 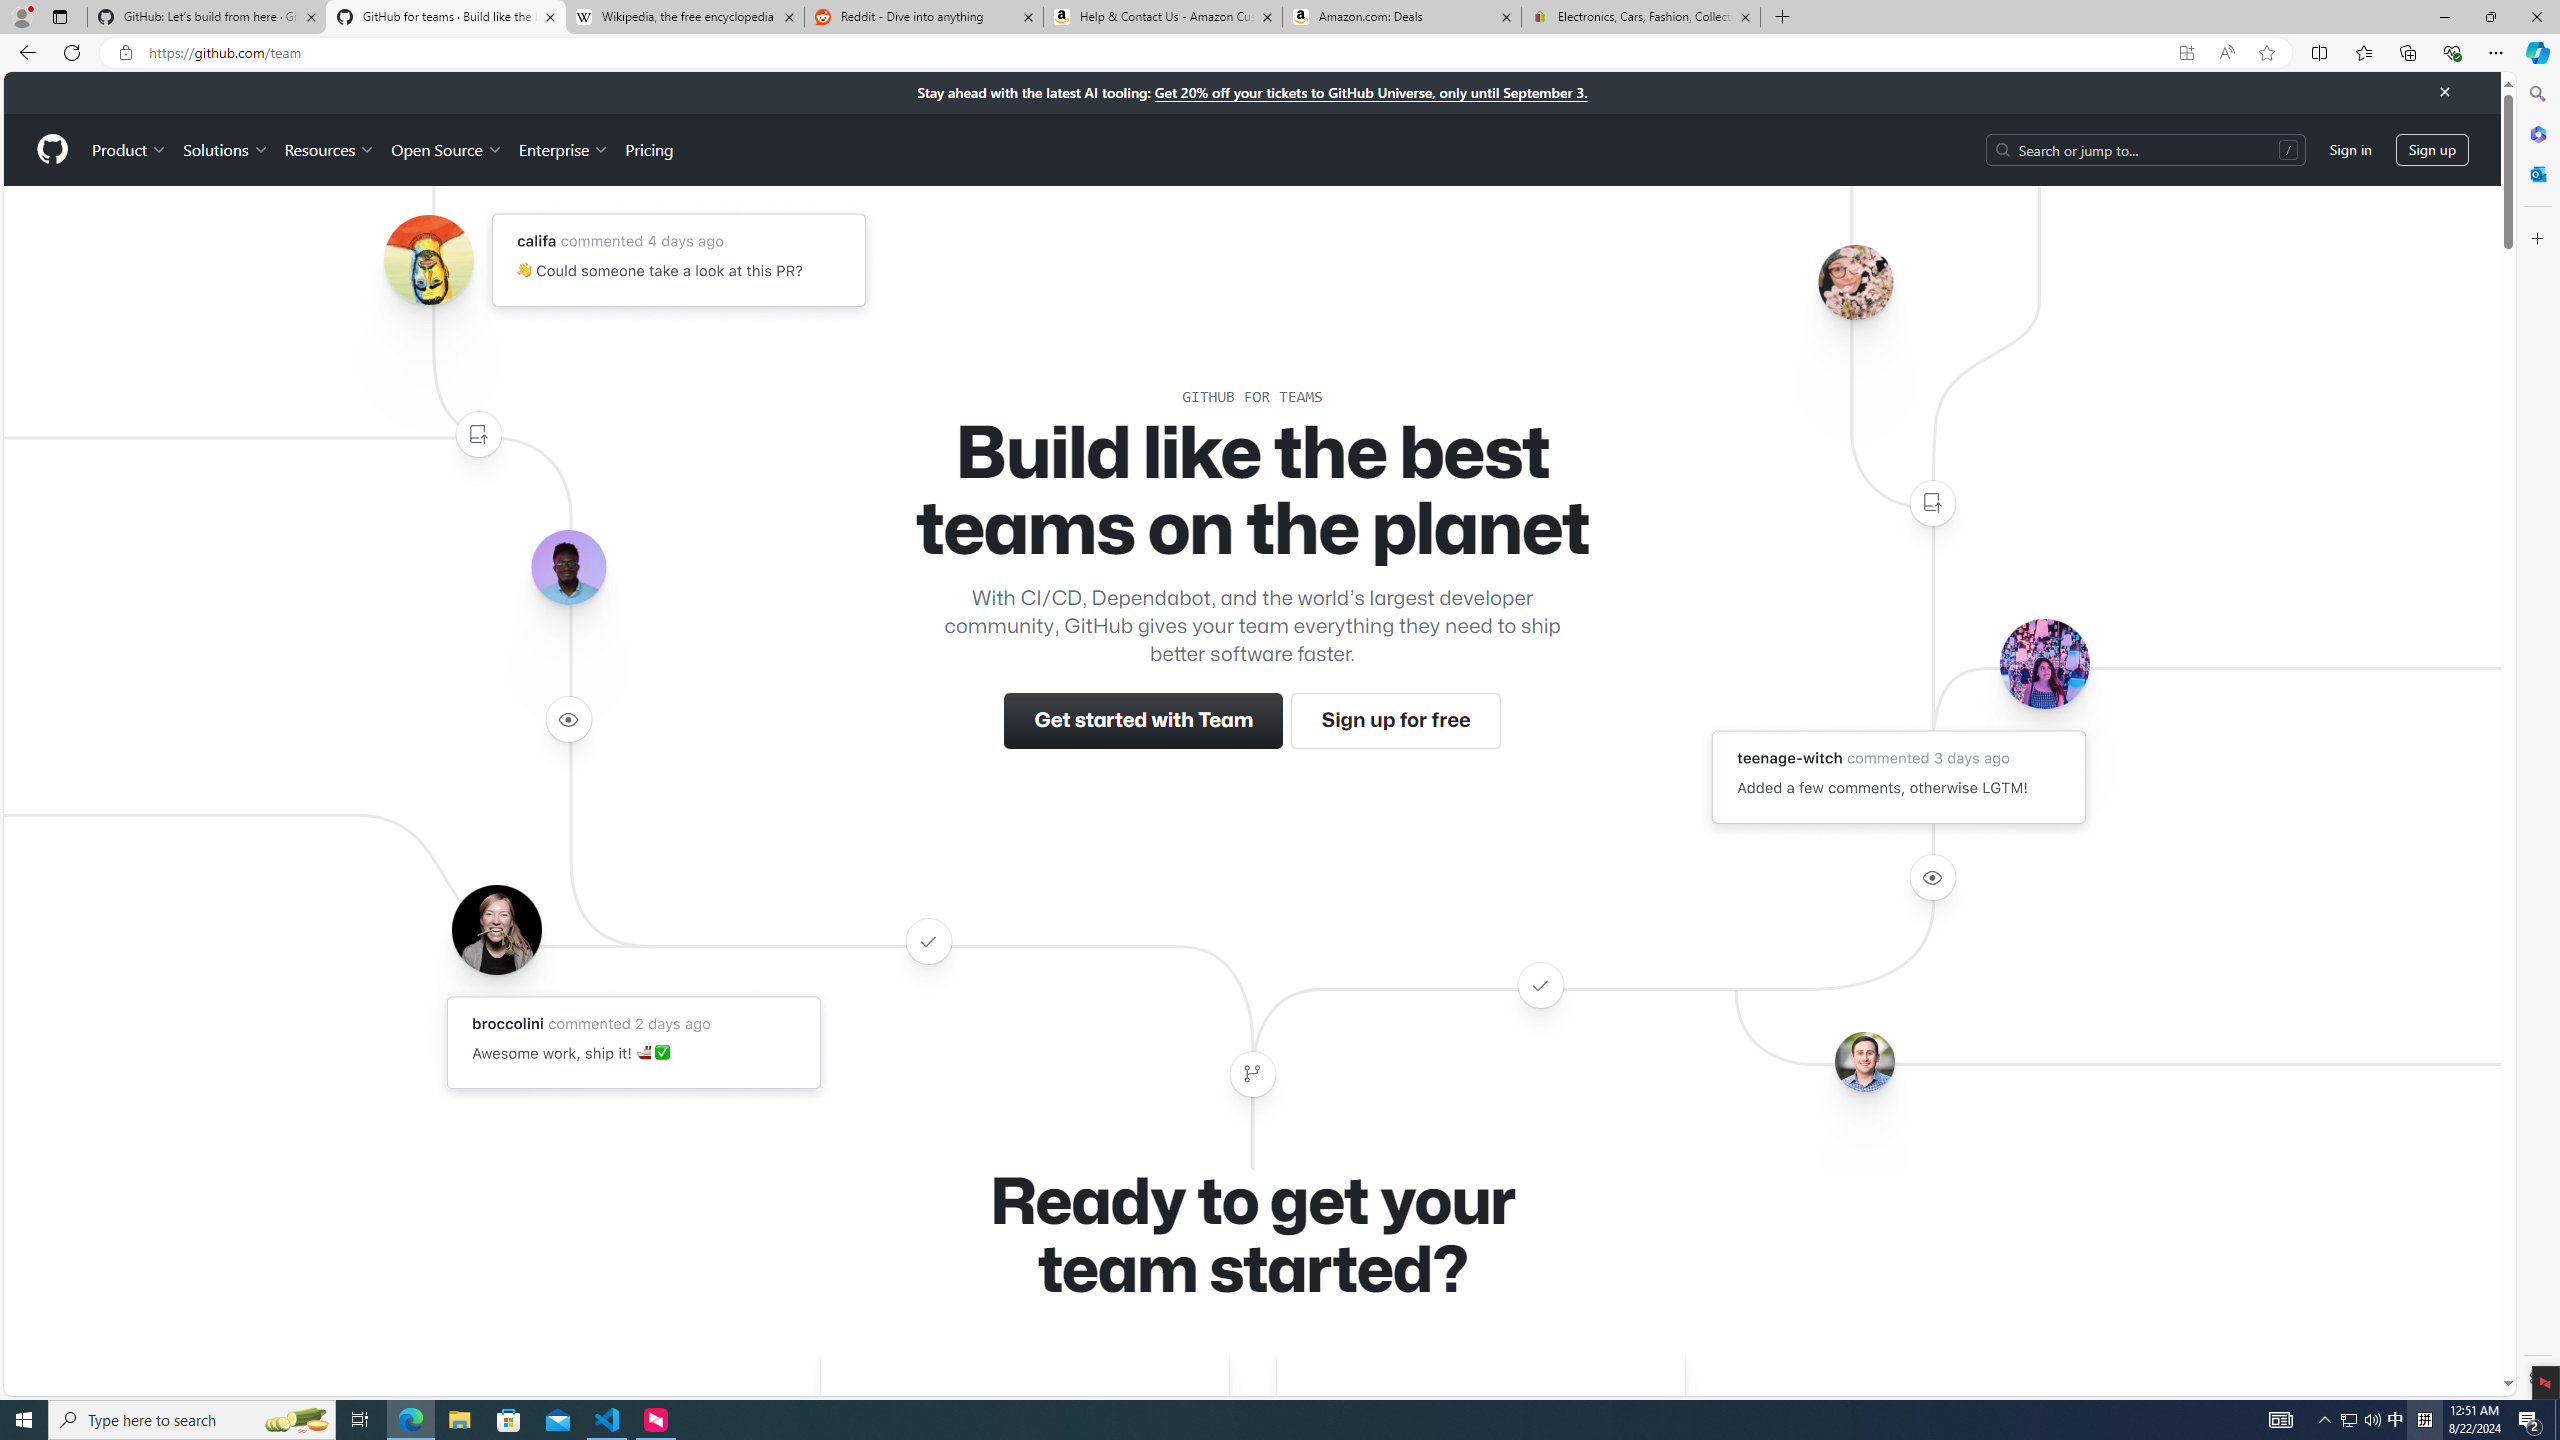 I want to click on 'Resources', so click(x=330, y=149).